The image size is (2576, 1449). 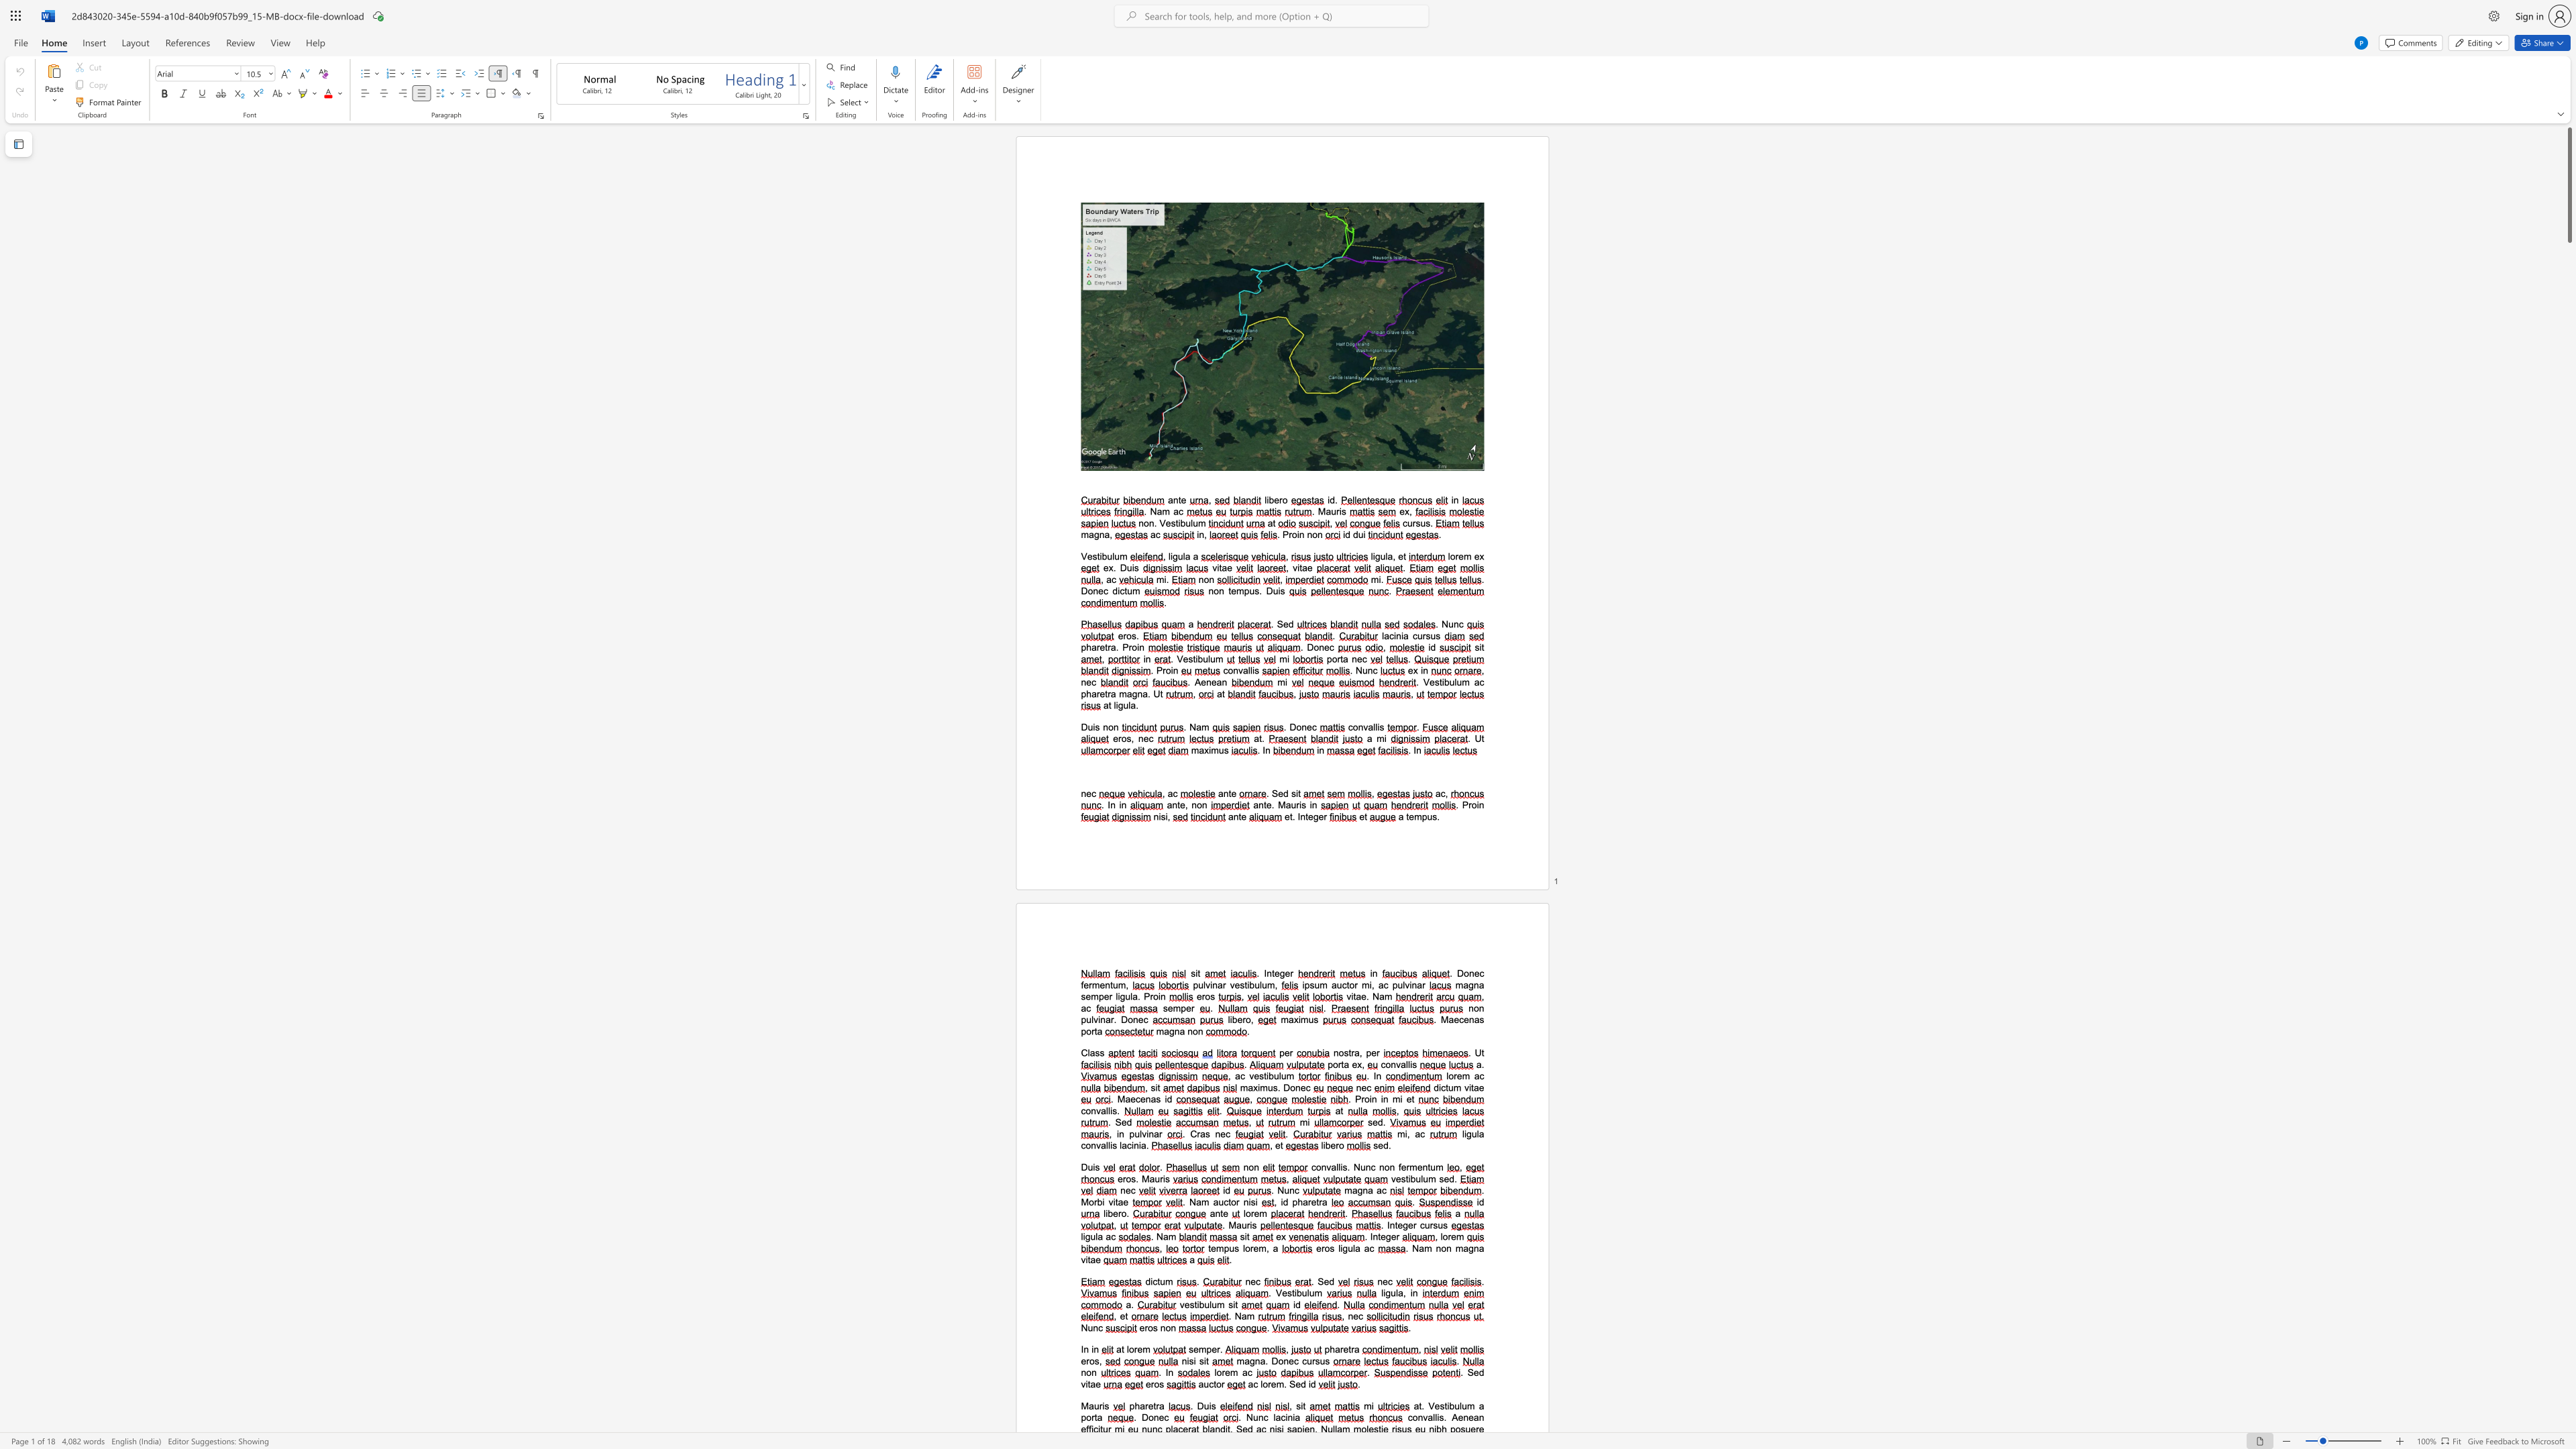 What do you see at coordinates (1265, 1087) in the screenshot?
I see `the space between the continuous character "m" and "u" in the text` at bounding box center [1265, 1087].